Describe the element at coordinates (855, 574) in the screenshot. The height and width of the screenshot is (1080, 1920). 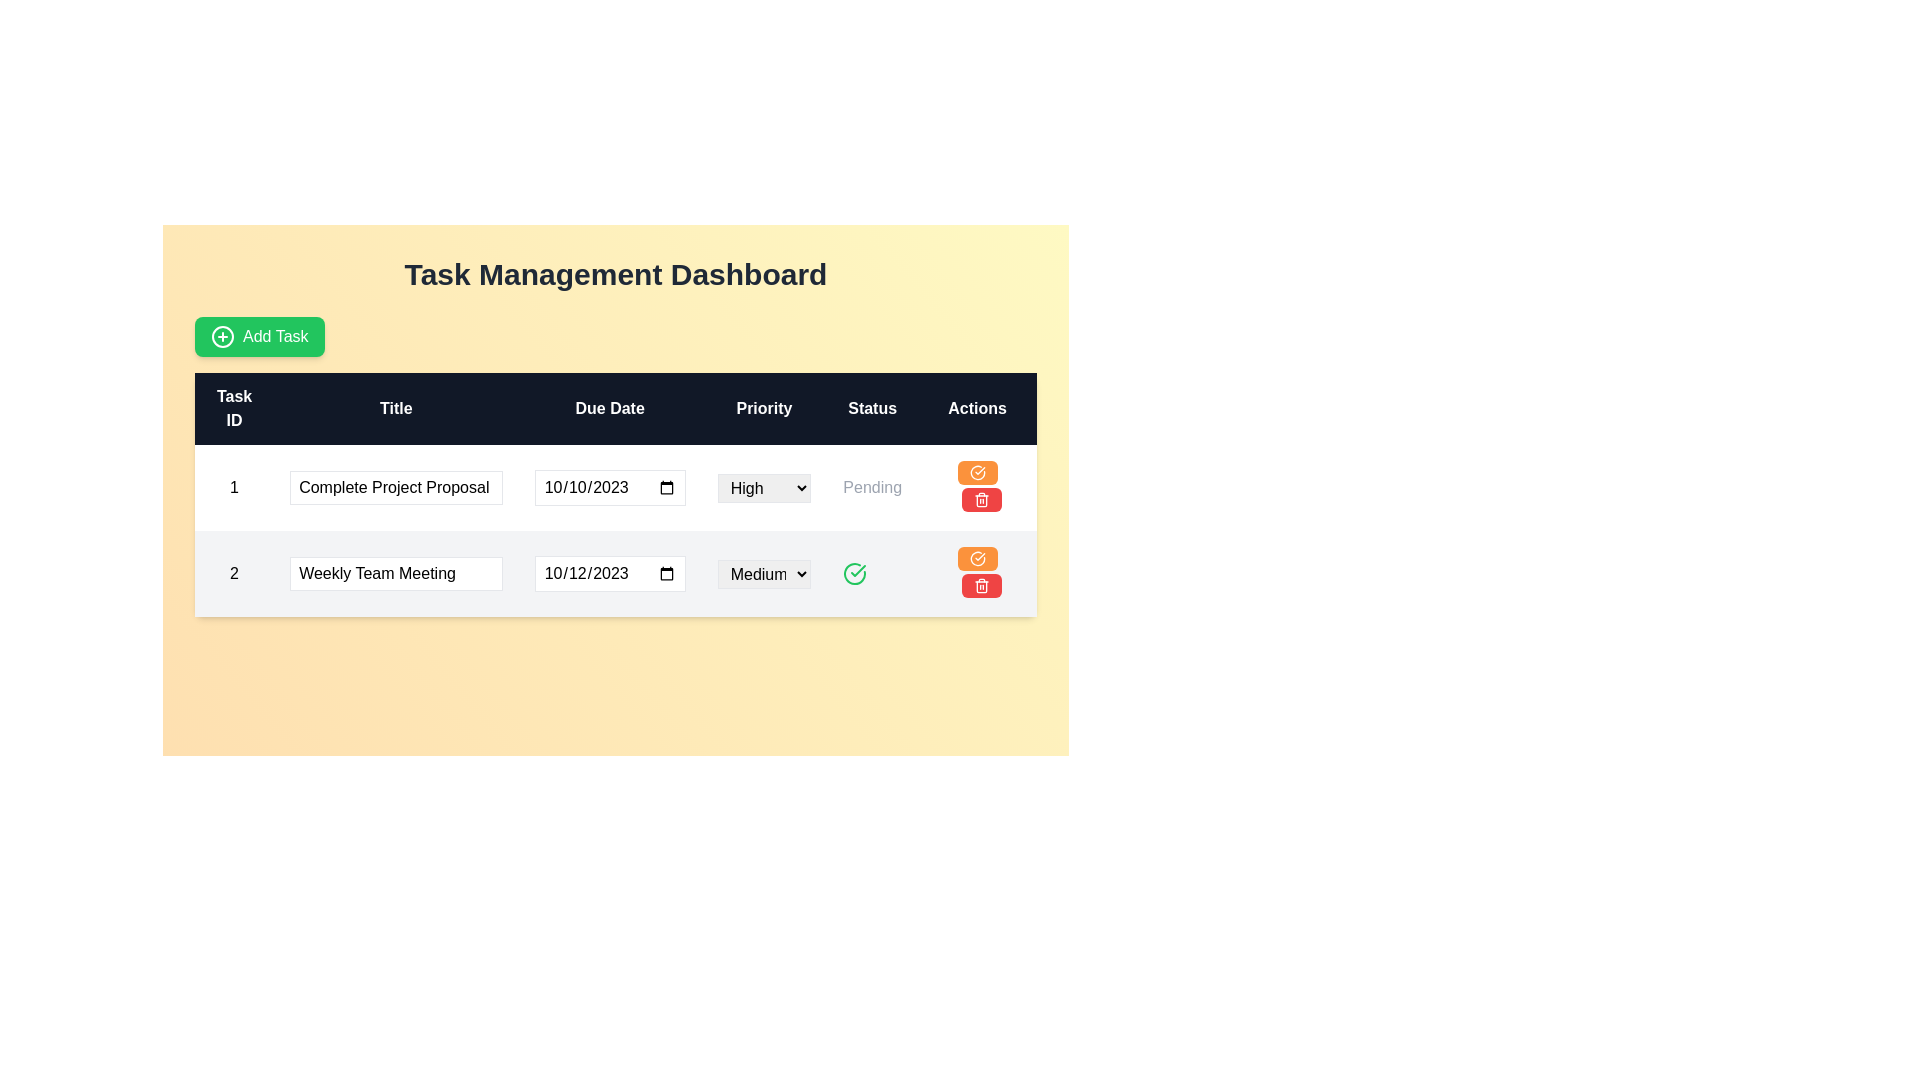
I see `the completed task icon located in the 'Status' column of the second row in the task table, visually linked to the task description` at that location.